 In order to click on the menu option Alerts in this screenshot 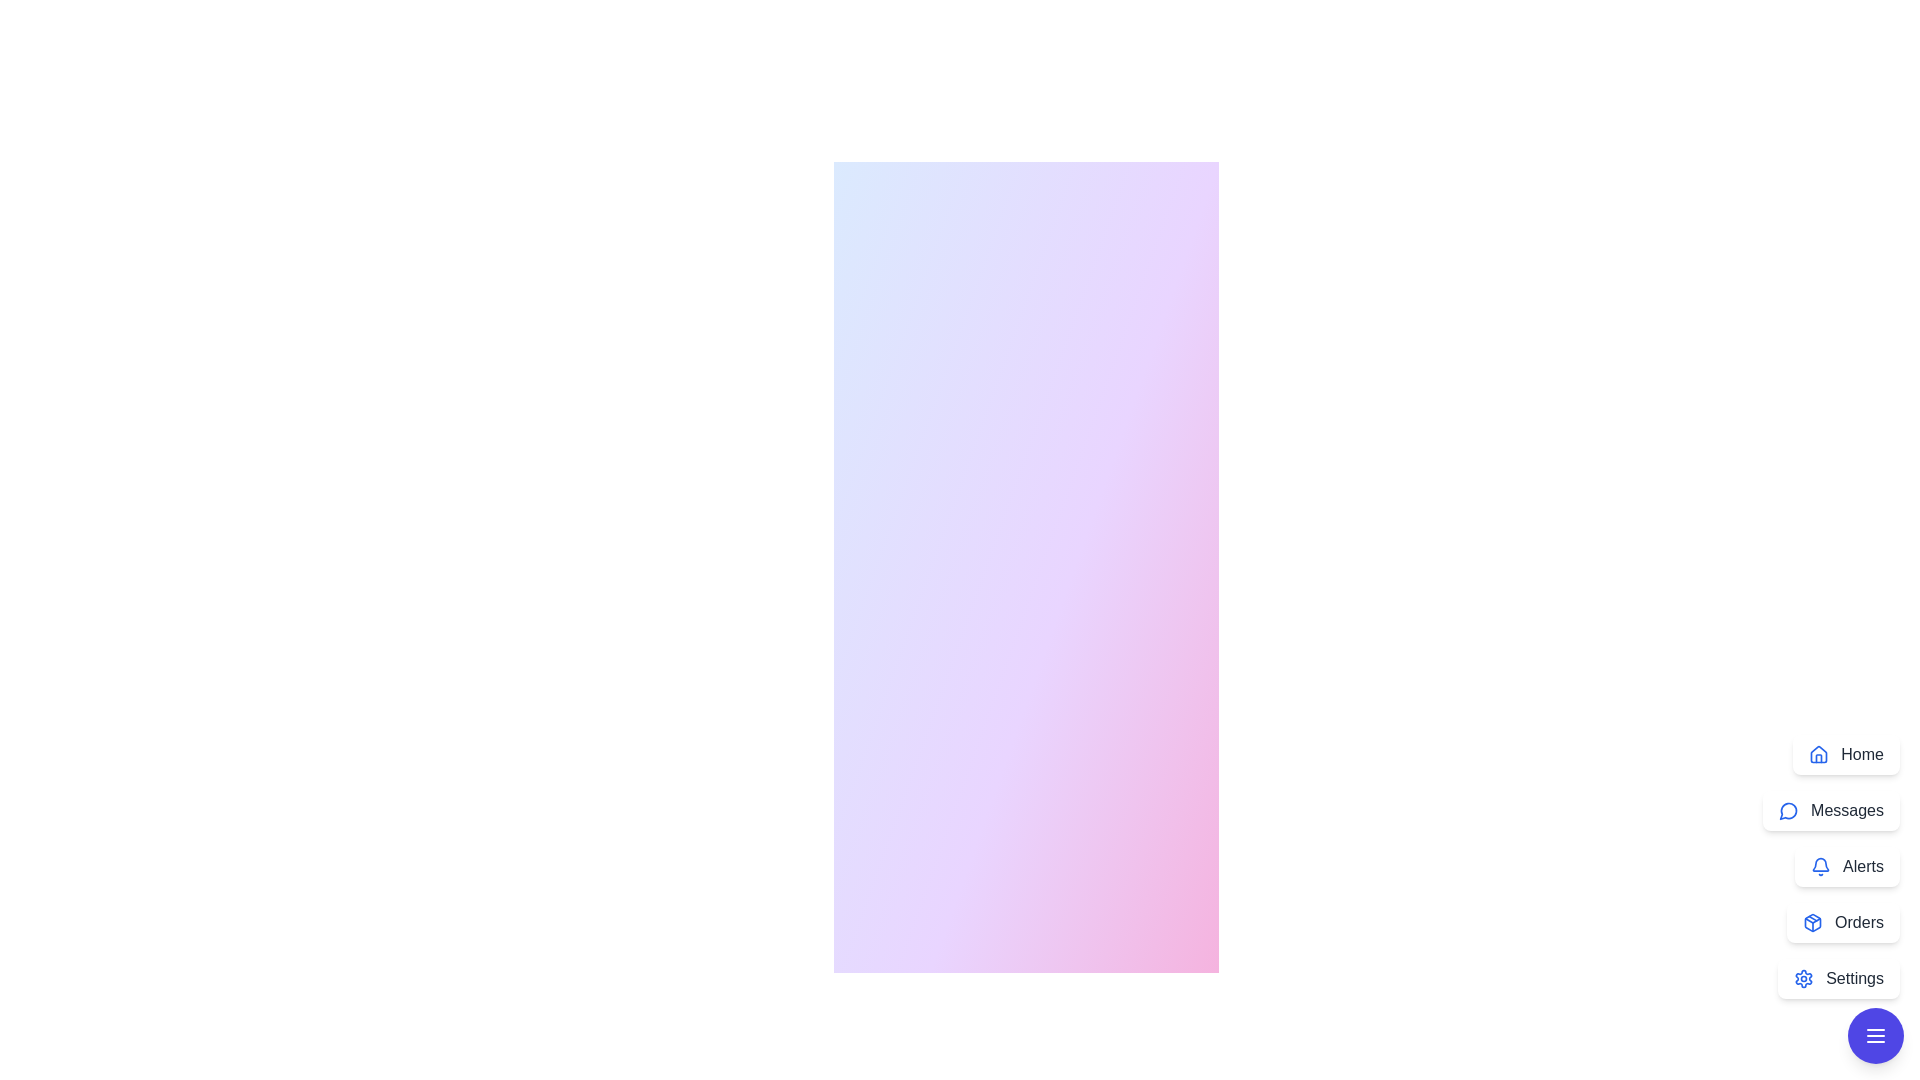, I will do `click(1846, 866)`.